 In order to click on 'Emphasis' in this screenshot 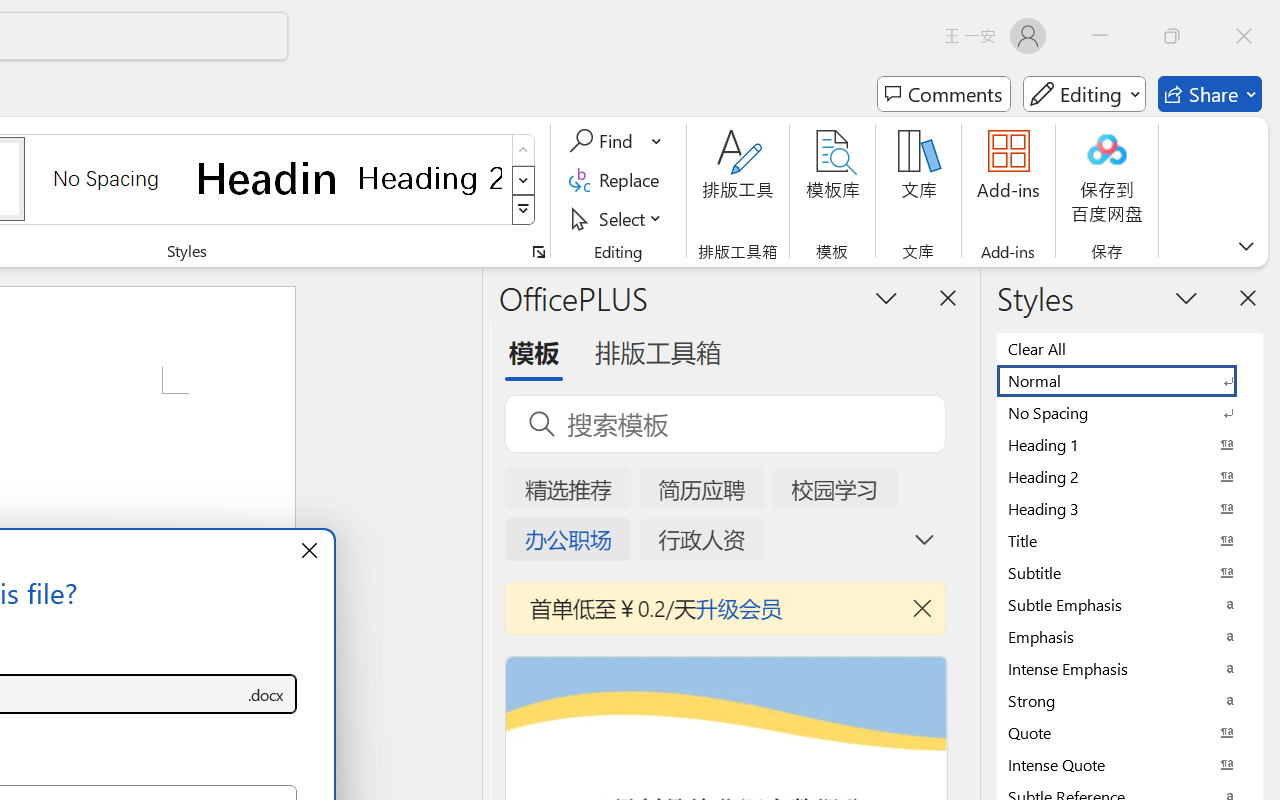, I will do `click(1130, 635)`.